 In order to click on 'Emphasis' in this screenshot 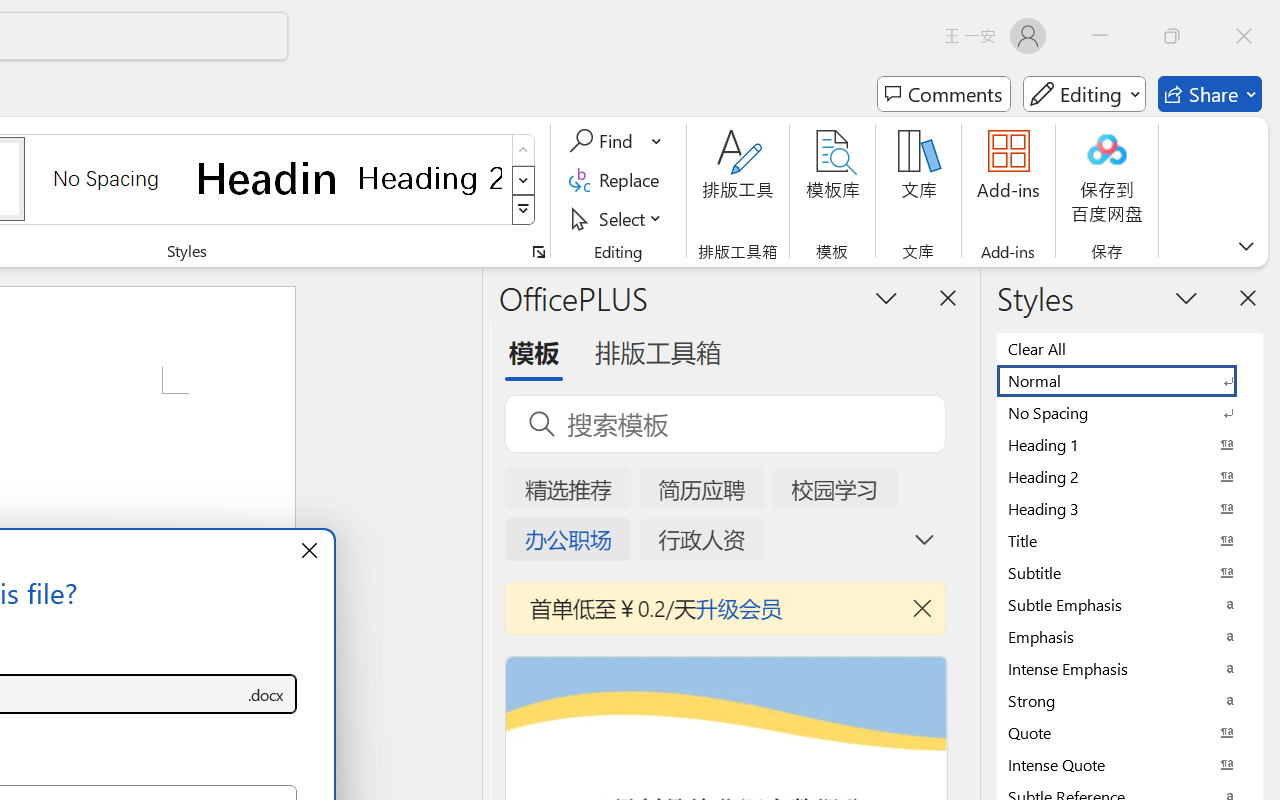, I will do `click(1130, 635)`.